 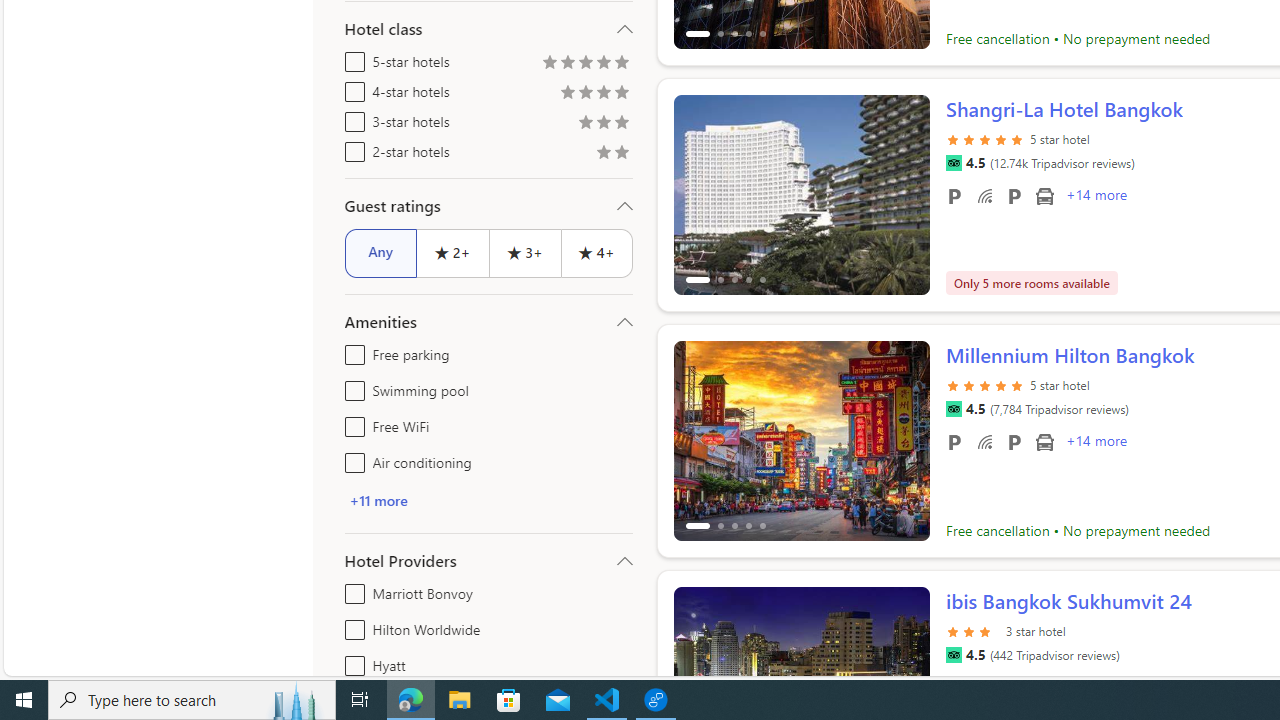 I want to click on '2+', so click(x=451, y=252).